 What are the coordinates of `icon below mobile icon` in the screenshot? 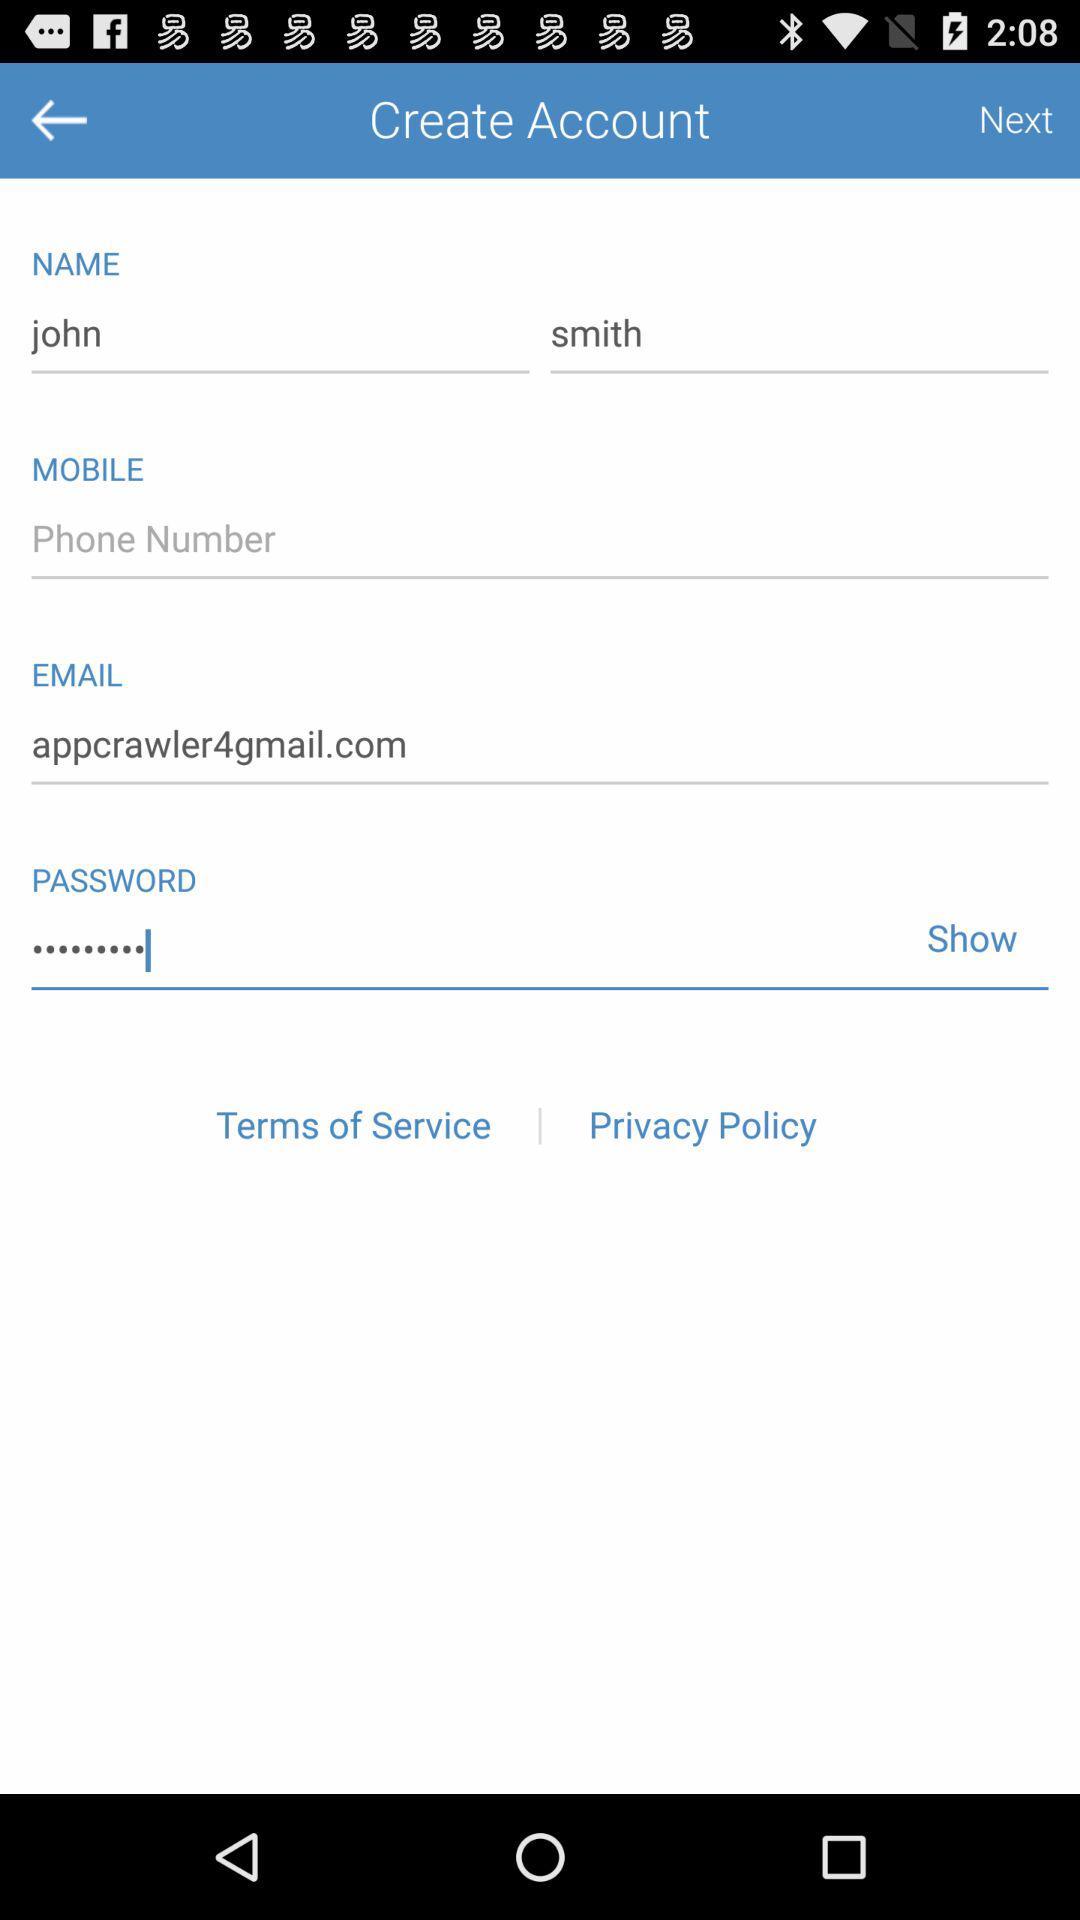 It's located at (540, 539).